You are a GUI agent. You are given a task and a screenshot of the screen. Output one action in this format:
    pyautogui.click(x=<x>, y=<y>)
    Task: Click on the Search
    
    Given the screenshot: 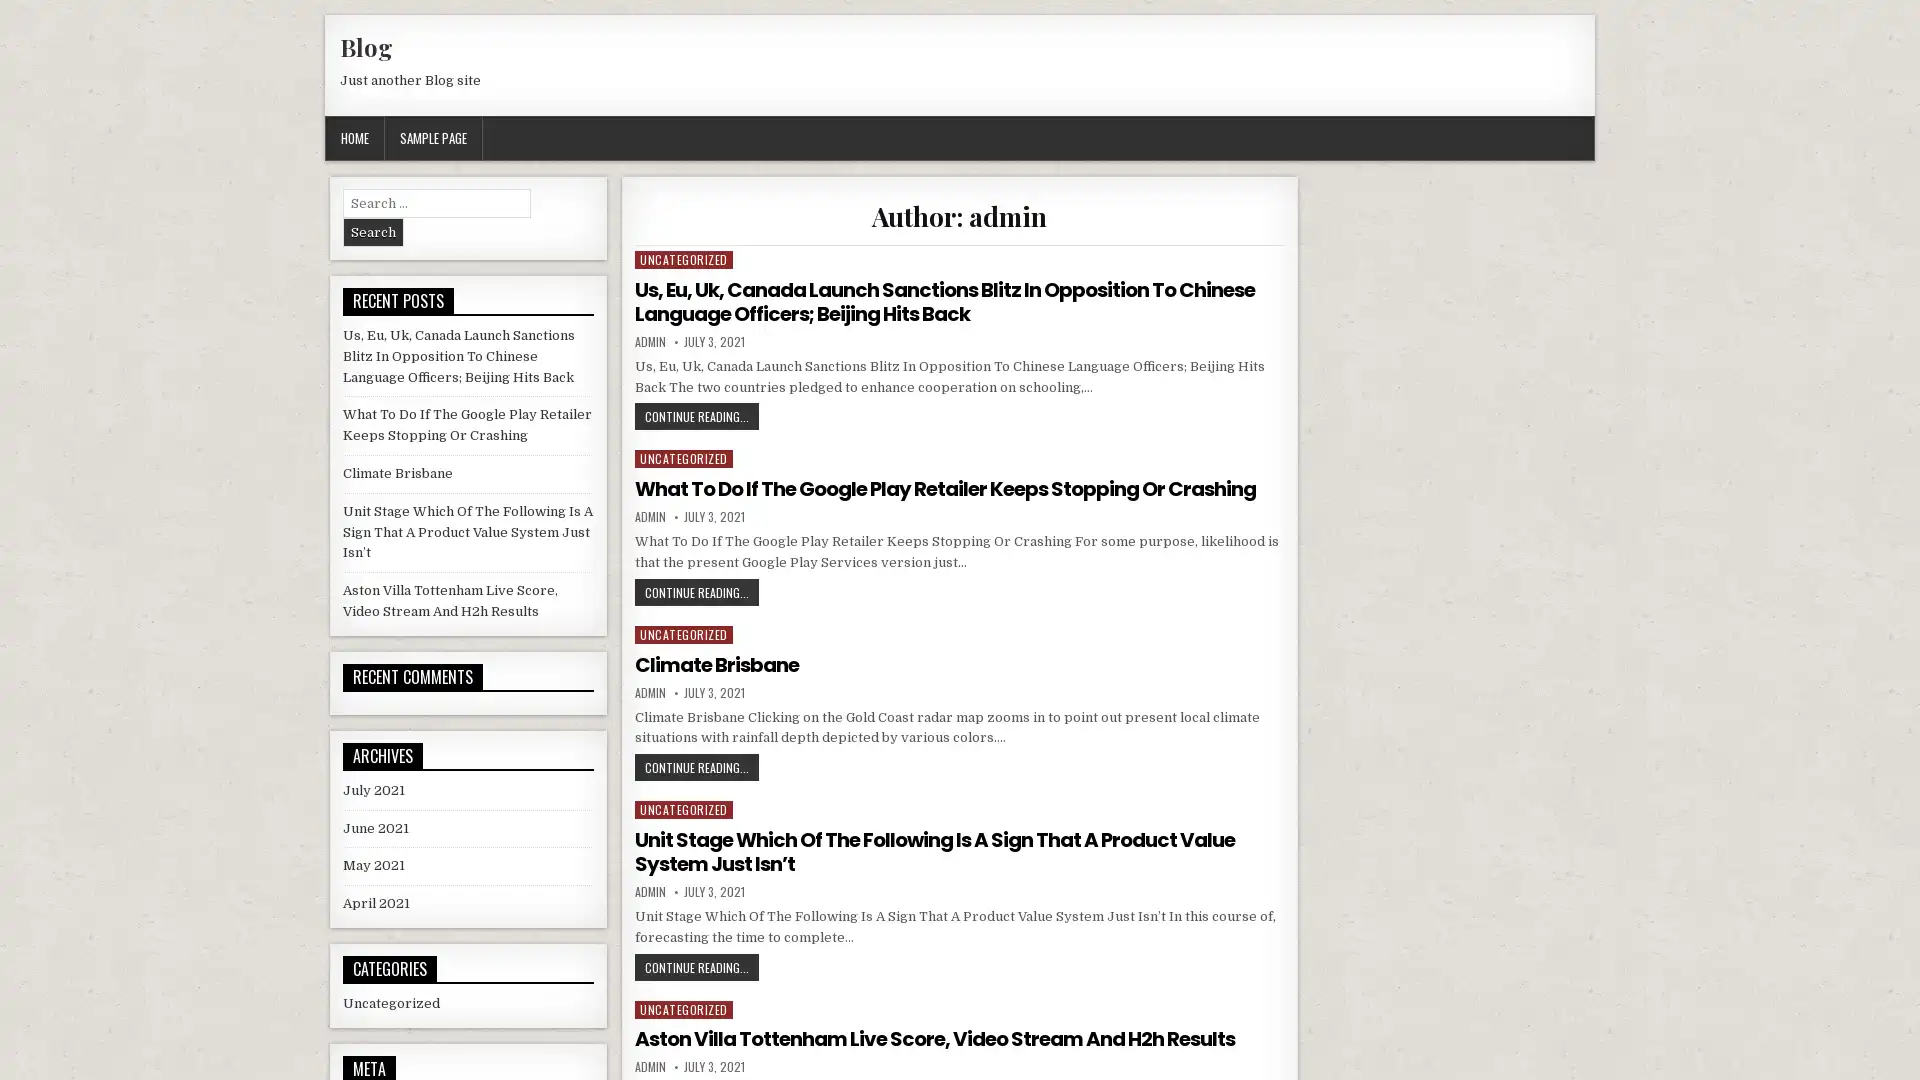 What is the action you would take?
    pyautogui.click(x=373, y=231)
    